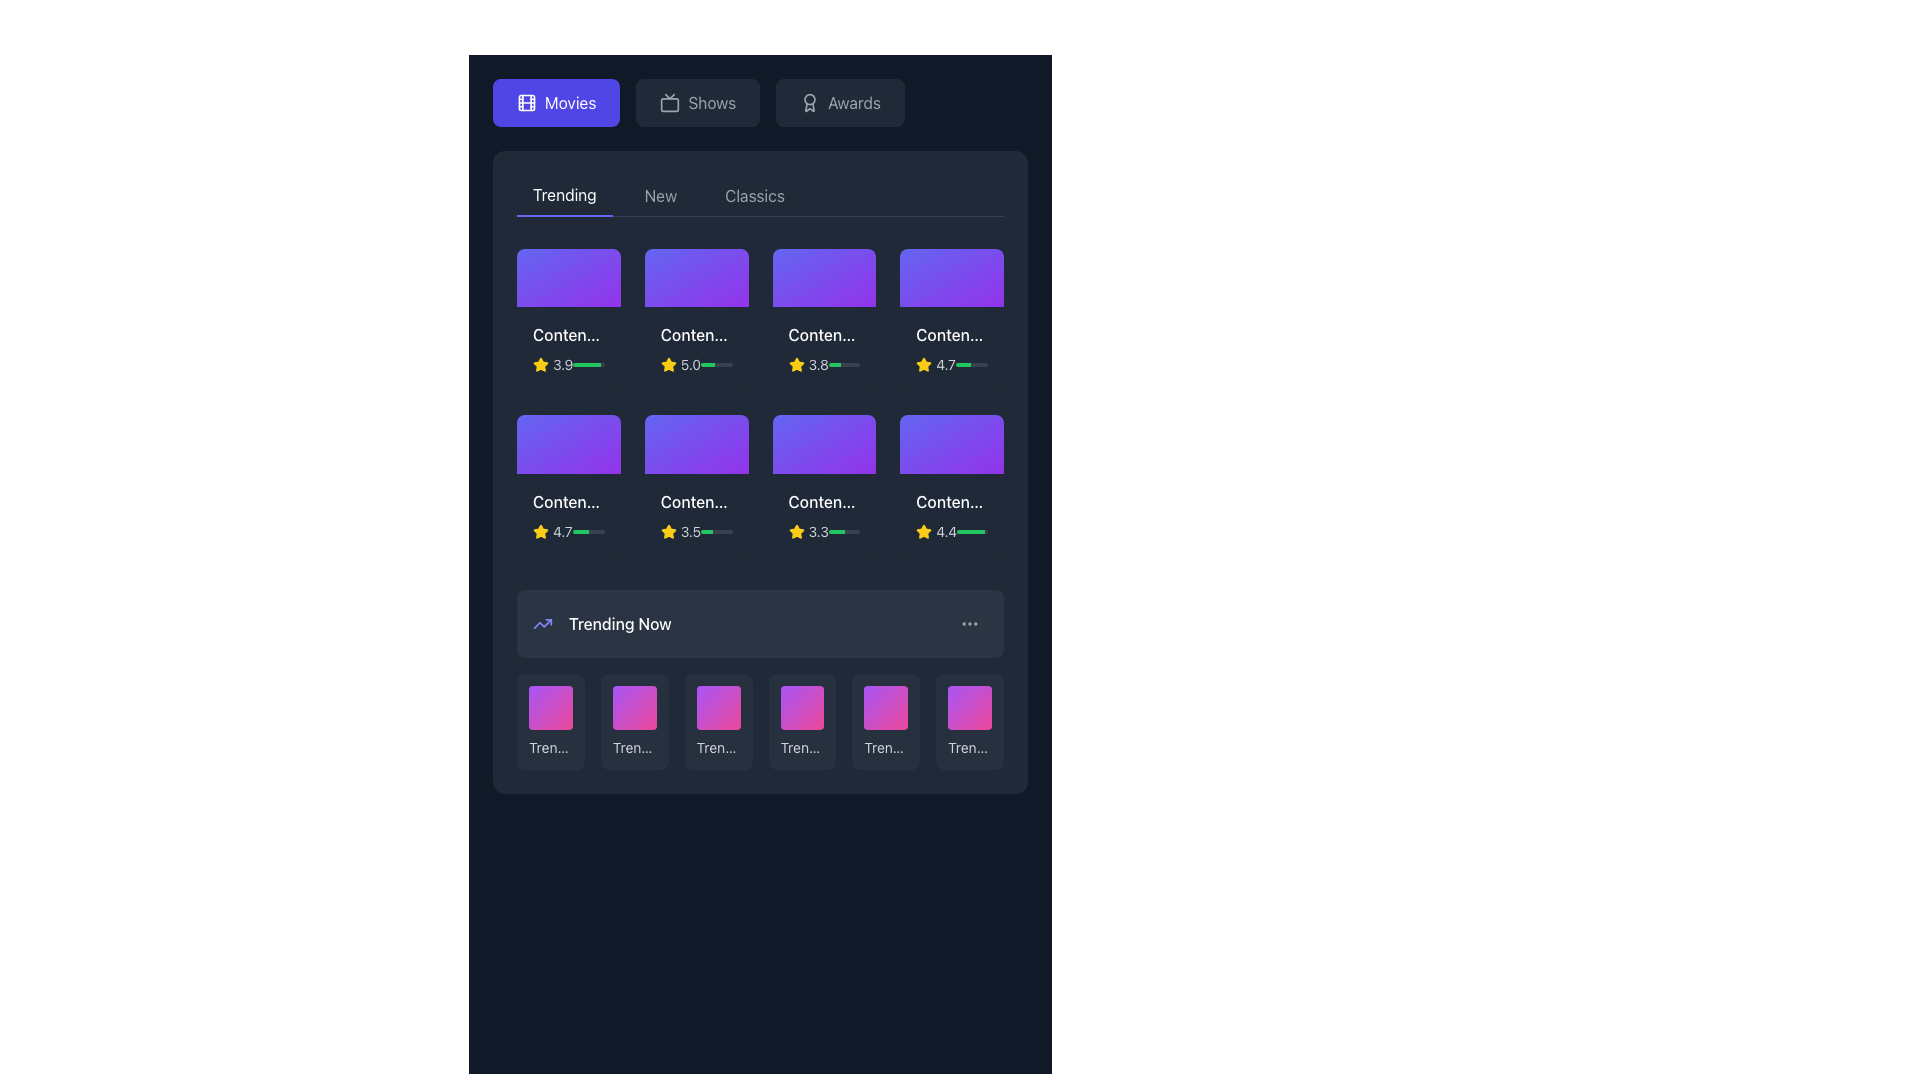  What do you see at coordinates (969, 622) in the screenshot?
I see `the Icon/Menu Trigger, which consists of three horizontally-aligned light gray dots located` at bounding box center [969, 622].